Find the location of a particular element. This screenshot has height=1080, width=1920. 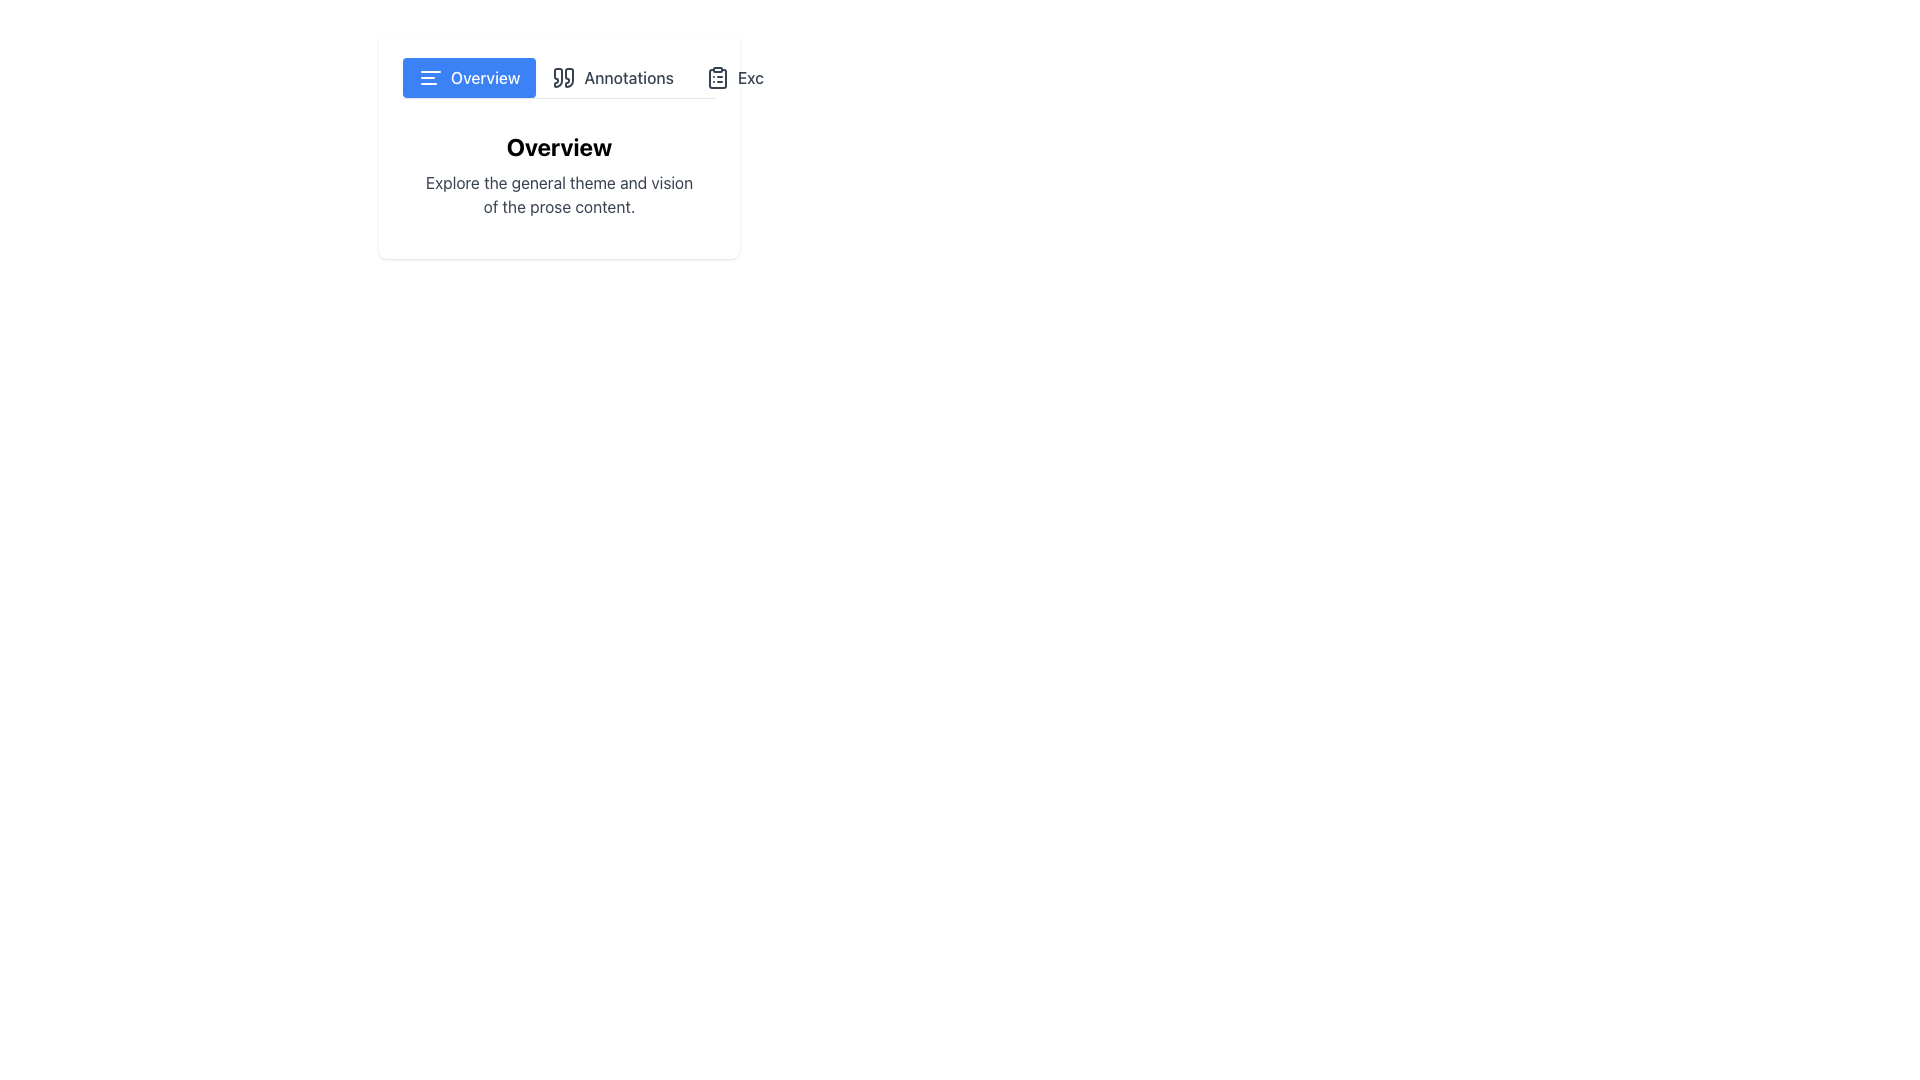

text in the introductory section titled 'Overview', which provides a brief description of the content's purpose or theme is located at coordinates (559, 173).